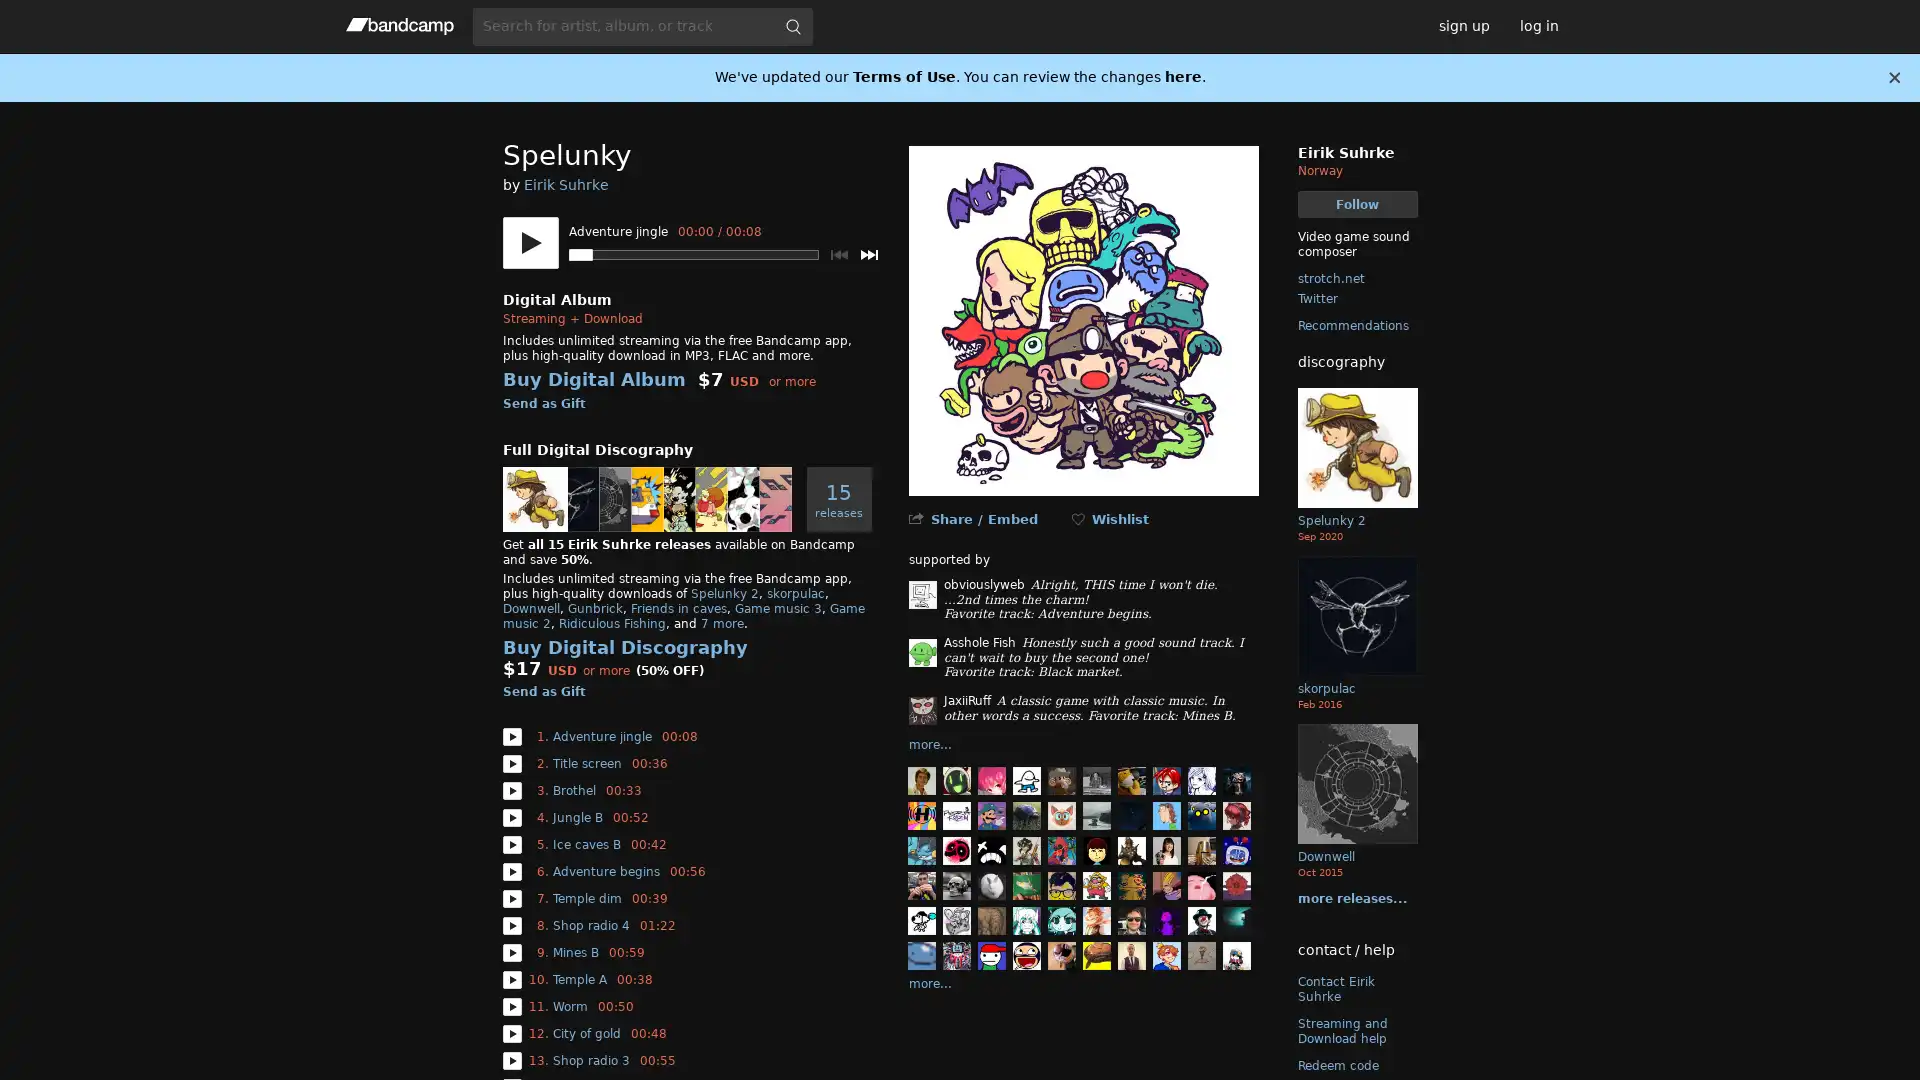  What do you see at coordinates (511, 870) in the screenshot?
I see `Play Adventure begins` at bounding box center [511, 870].